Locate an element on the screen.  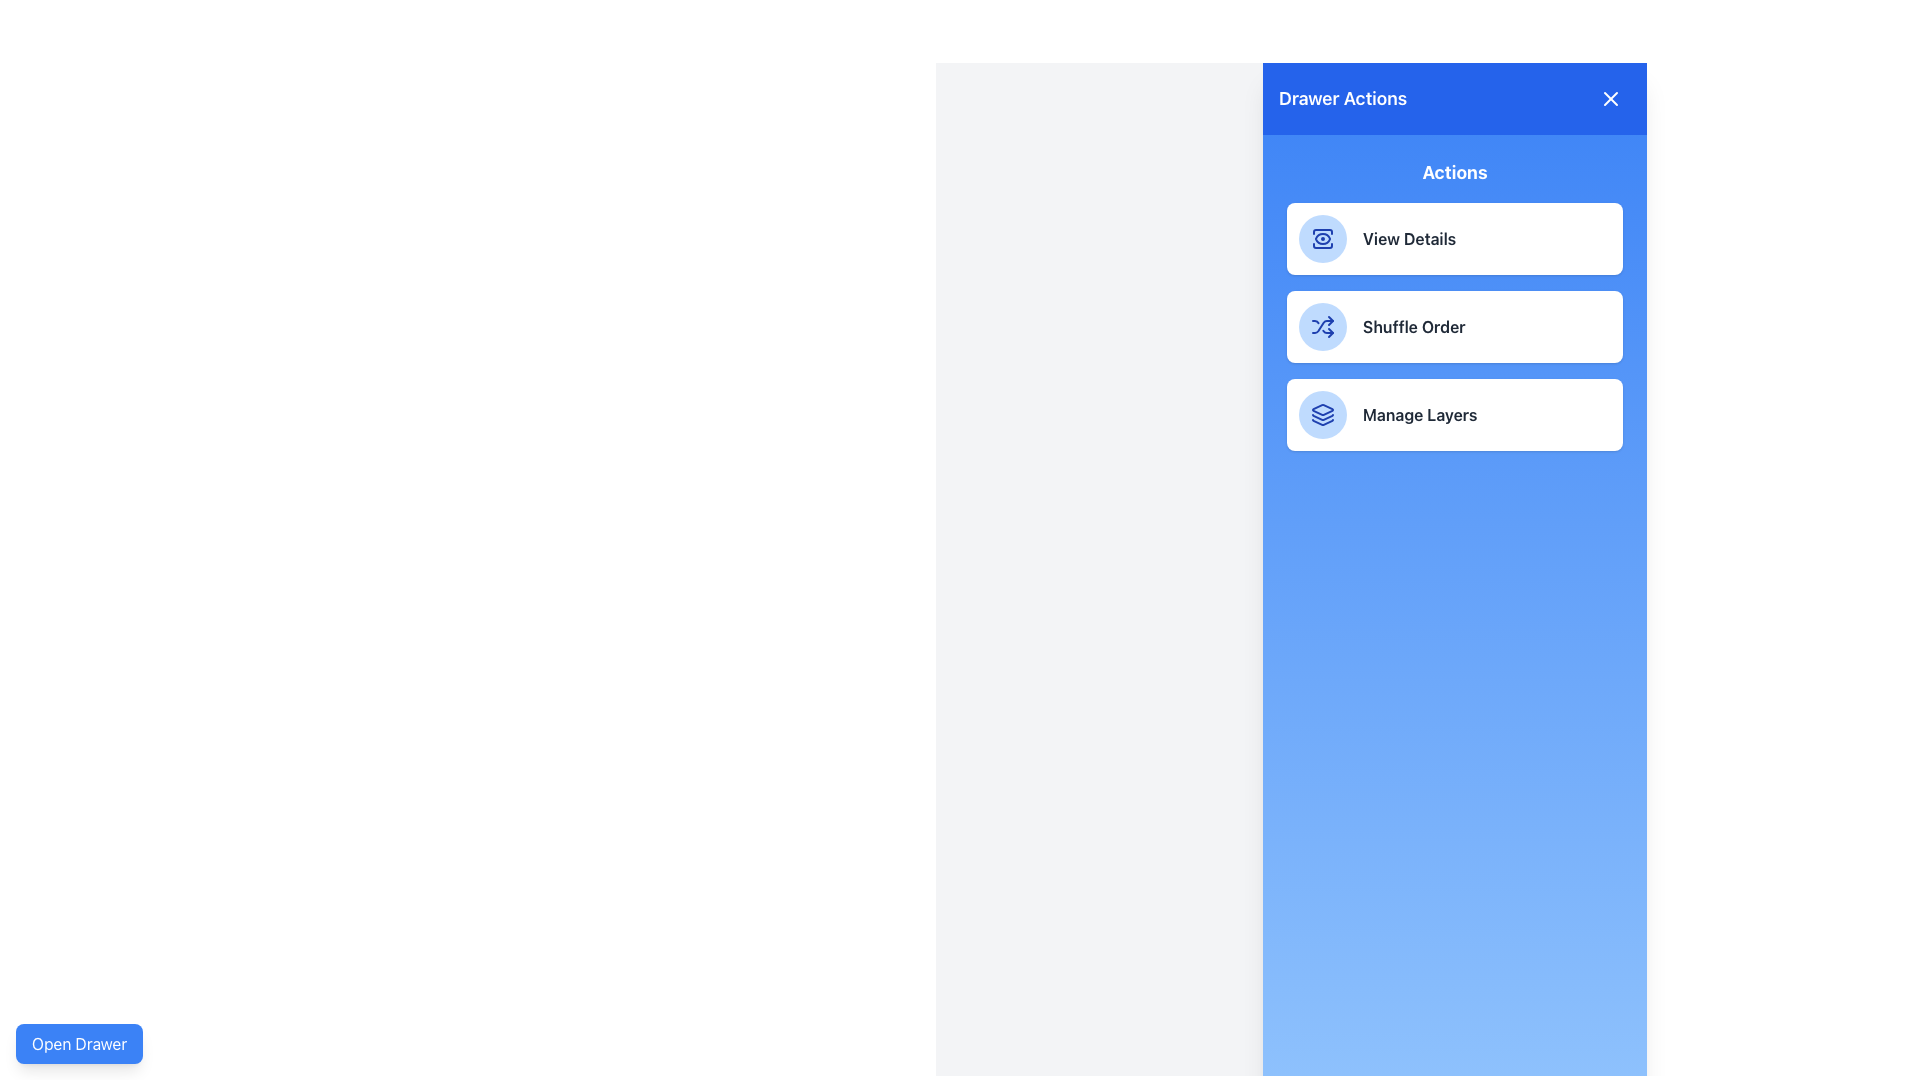
the upper layer of the diamond-shaped icon representing the 'Manage Layers' action is located at coordinates (1323, 408).